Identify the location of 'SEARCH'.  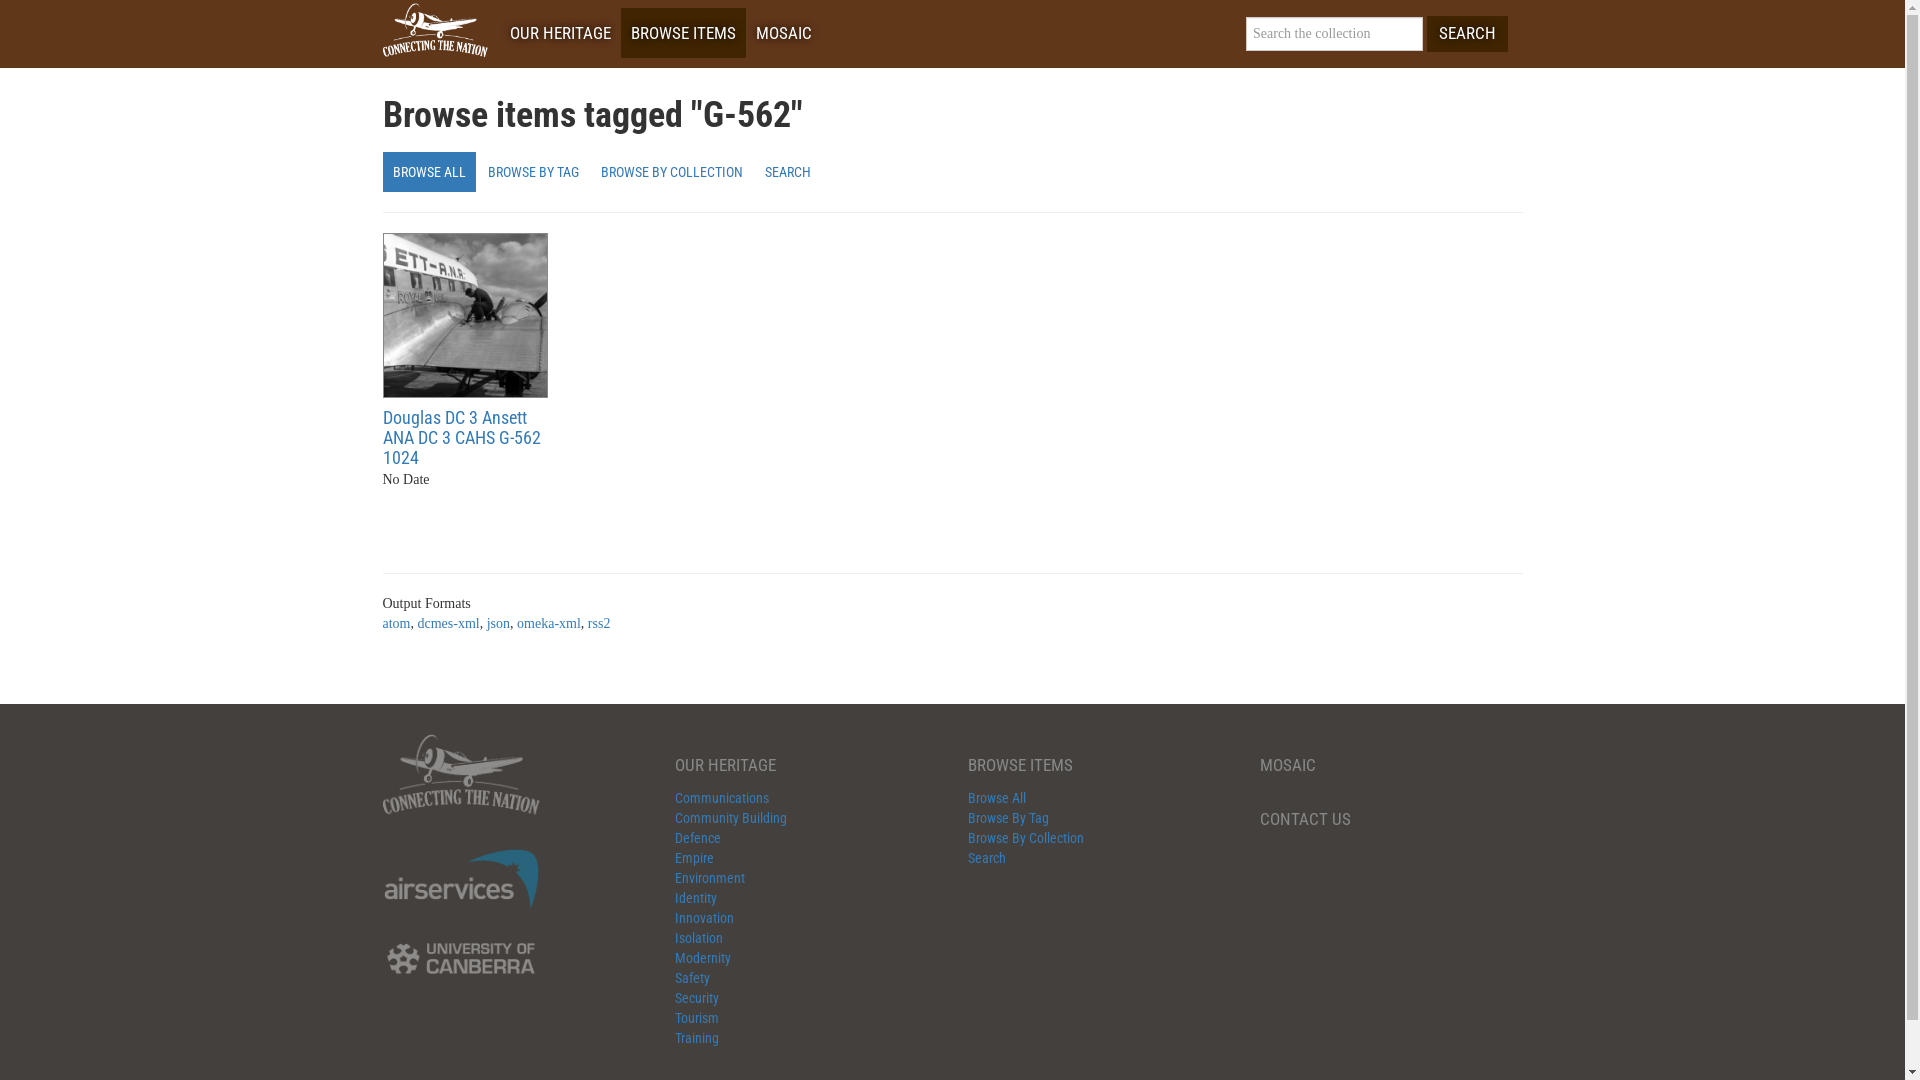
(1466, 34).